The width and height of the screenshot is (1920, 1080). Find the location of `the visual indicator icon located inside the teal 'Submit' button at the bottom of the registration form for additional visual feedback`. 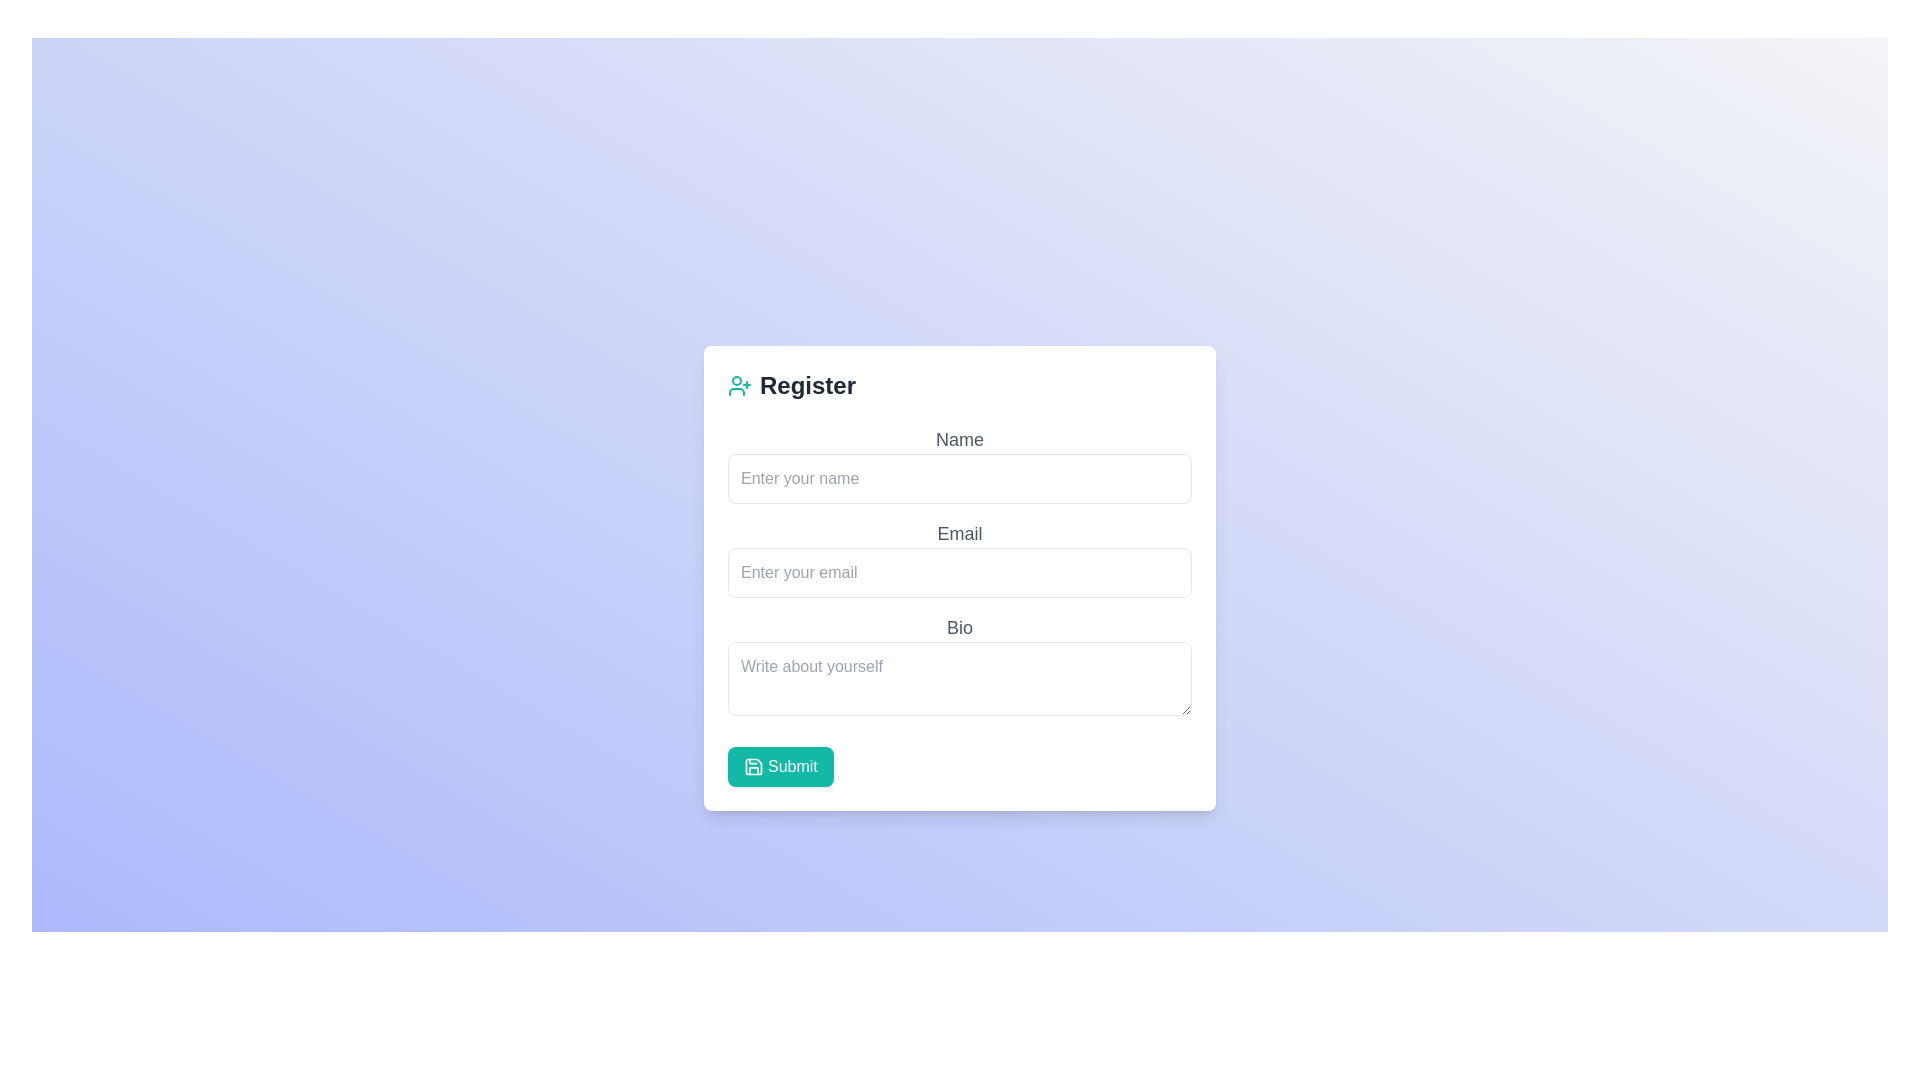

the visual indicator icon located inside the teal 'Submit' button at the bottom of the registration form for additional visual feedback is located at coordinates (752, 765).